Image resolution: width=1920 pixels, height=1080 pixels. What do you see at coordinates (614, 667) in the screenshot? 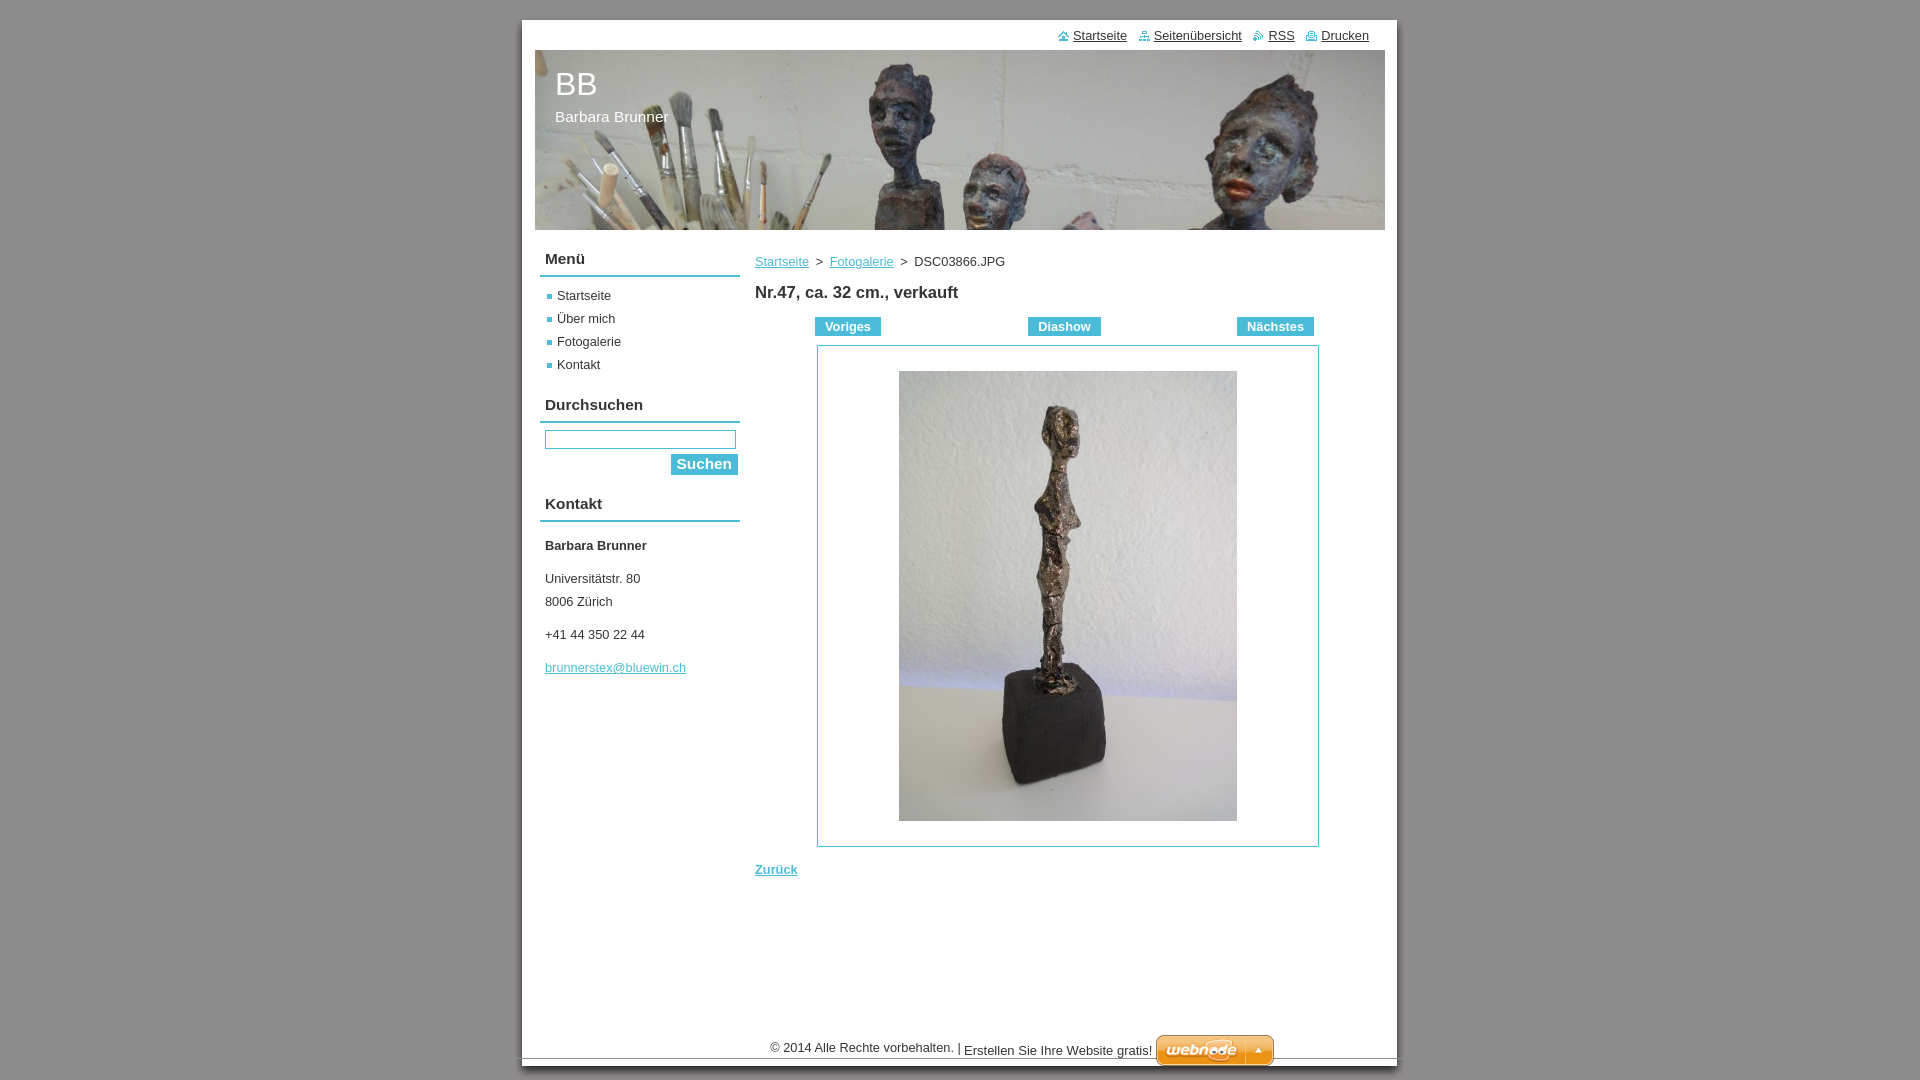
I see `'brunnerstex@bluewin.ch'` at bounding box center [614, 667].